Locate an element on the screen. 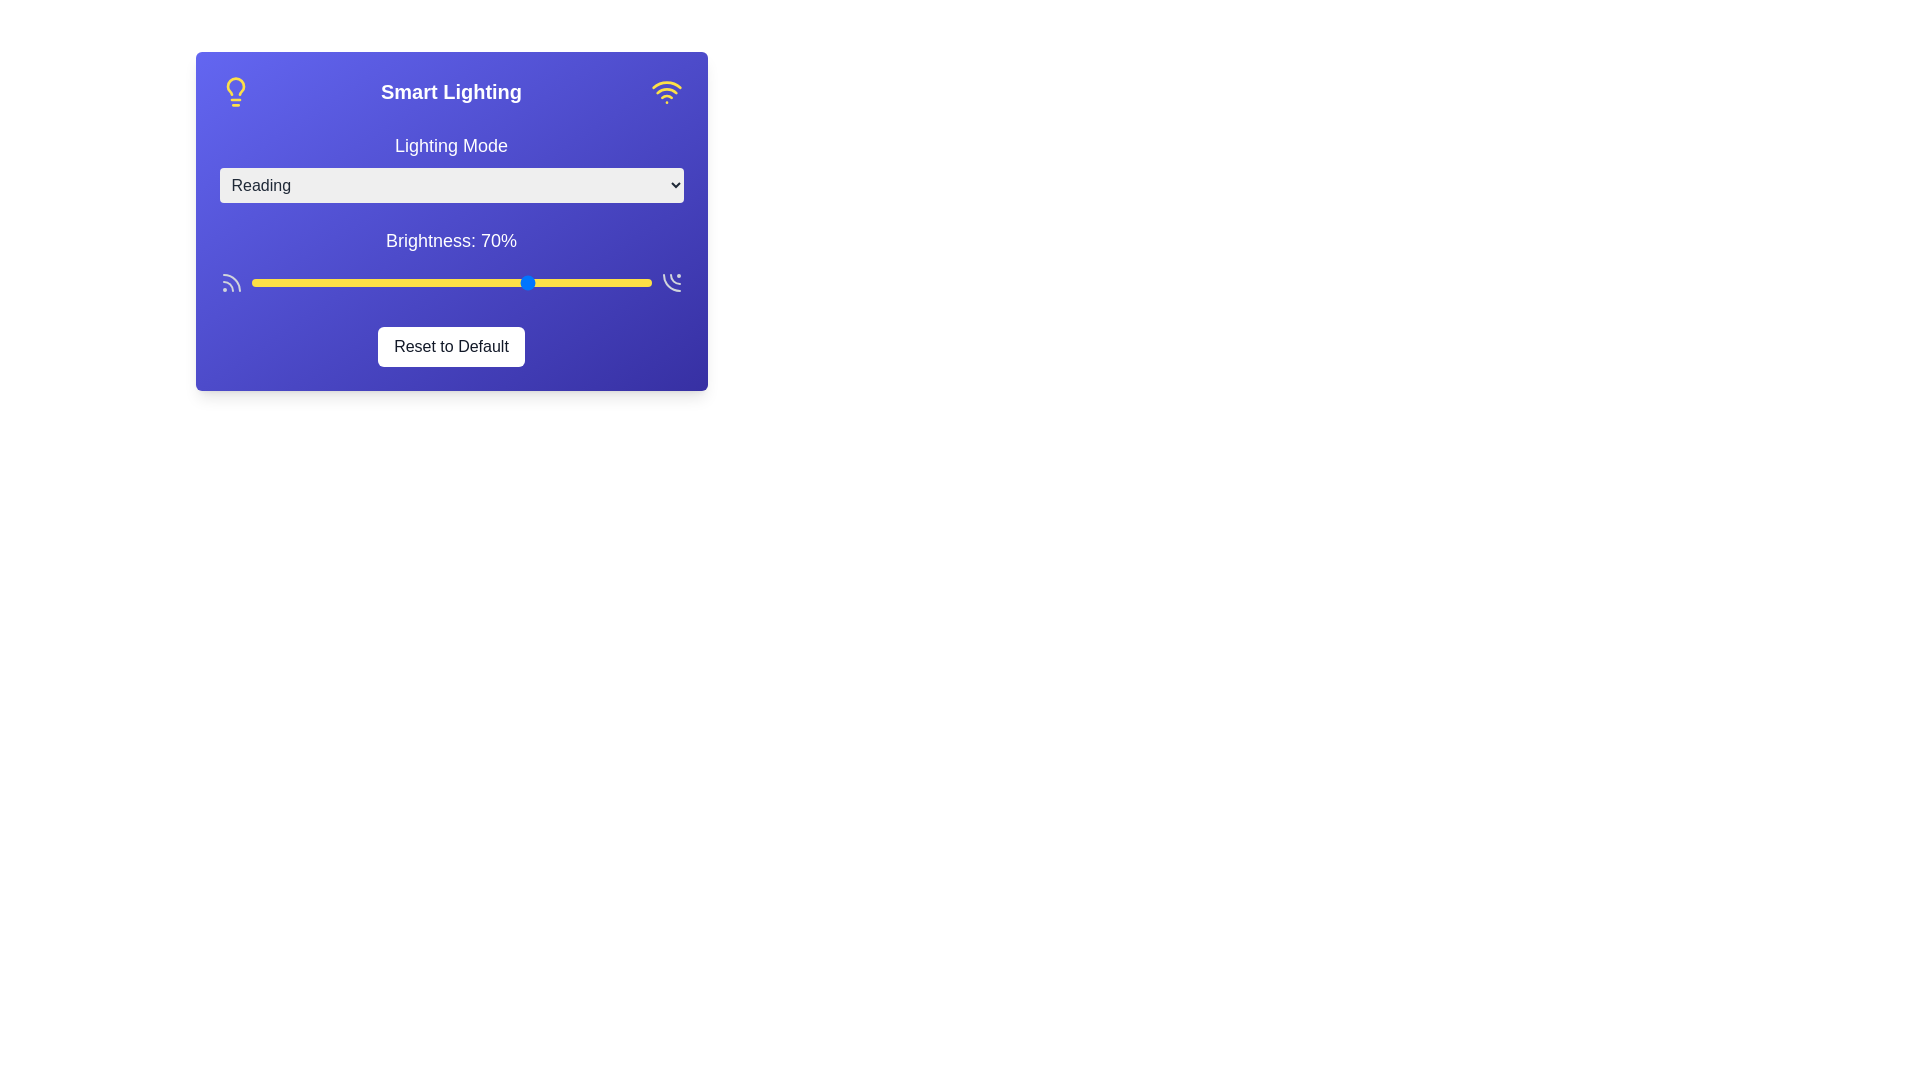  the lighting mode Reading from the dropdown menu is located at coordinates (450, 185).